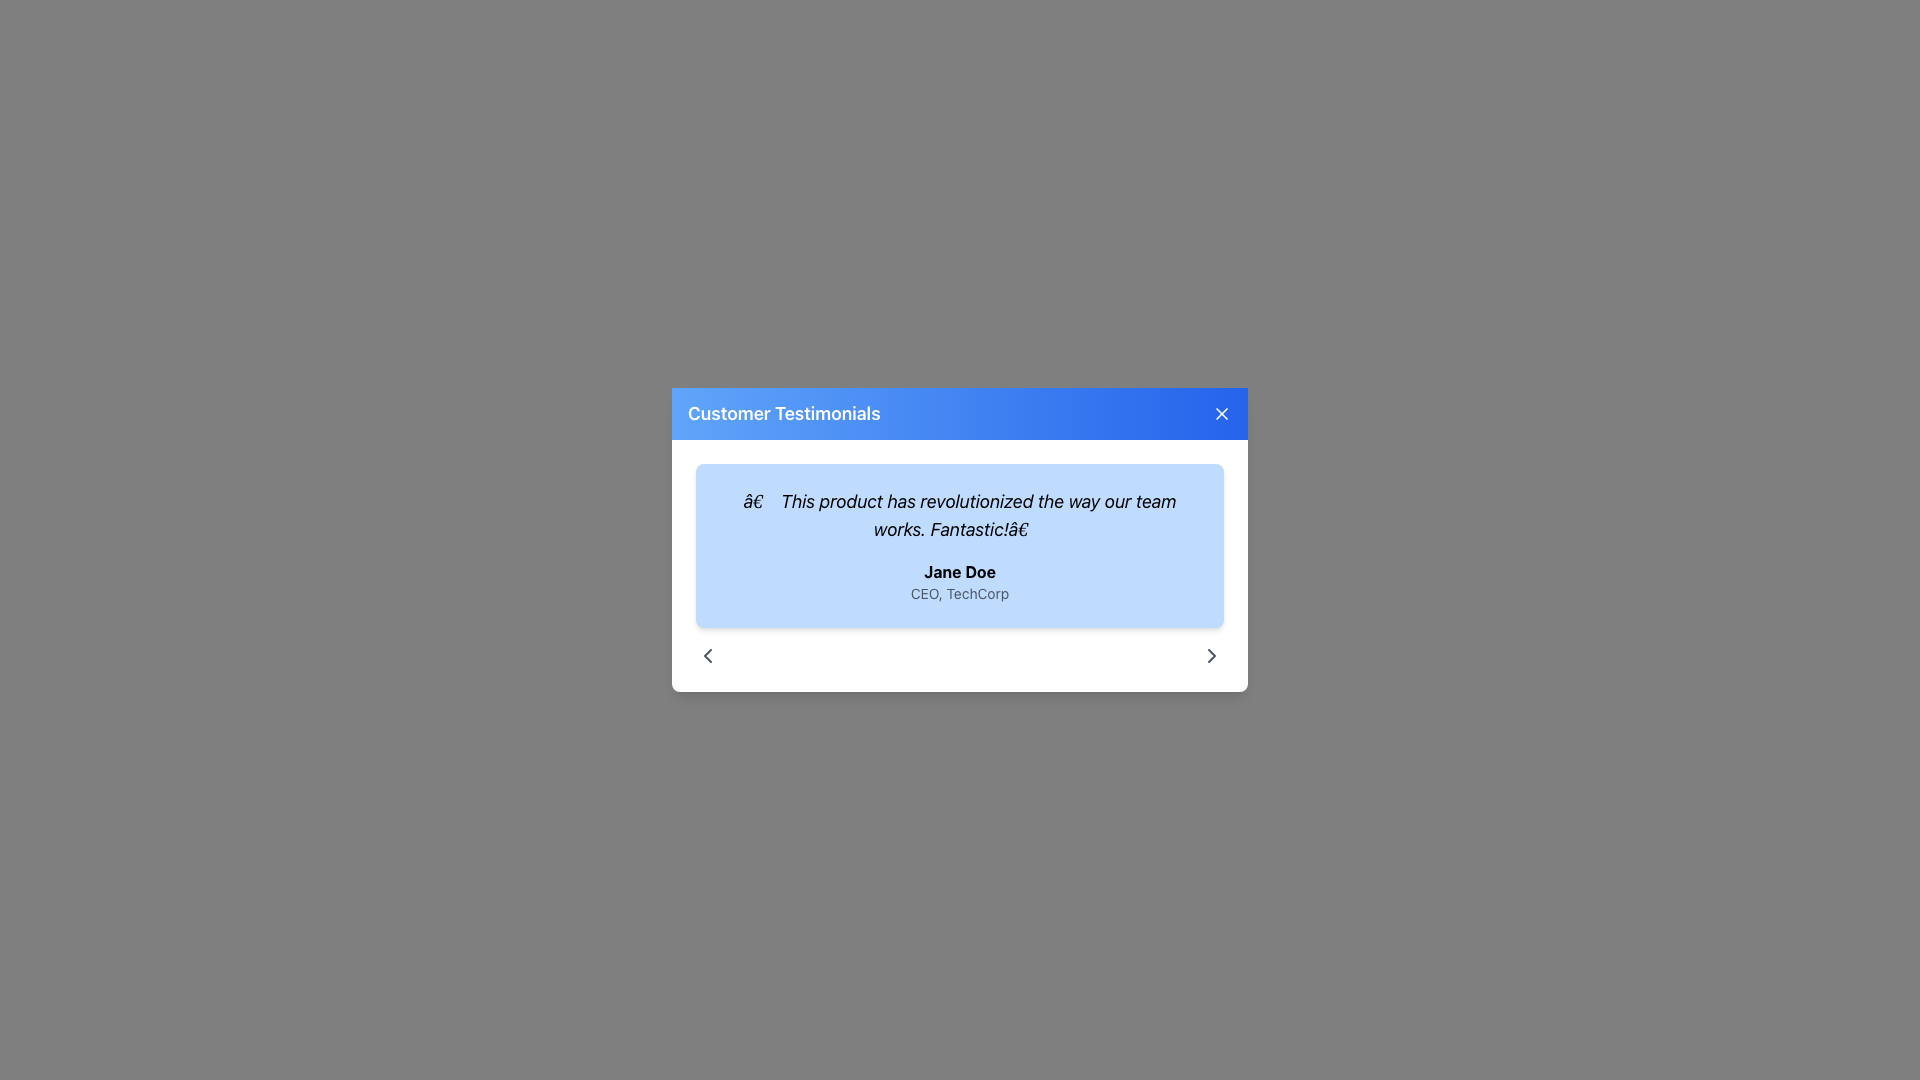 The height and width of the screenshot is (1080, 1920). Describe the element at coordinates (1221, 412) in the screenshot. I see `the close button represented by an 'X' shape in the top-right corner of the 'Customer Testimonials' section` at that location.